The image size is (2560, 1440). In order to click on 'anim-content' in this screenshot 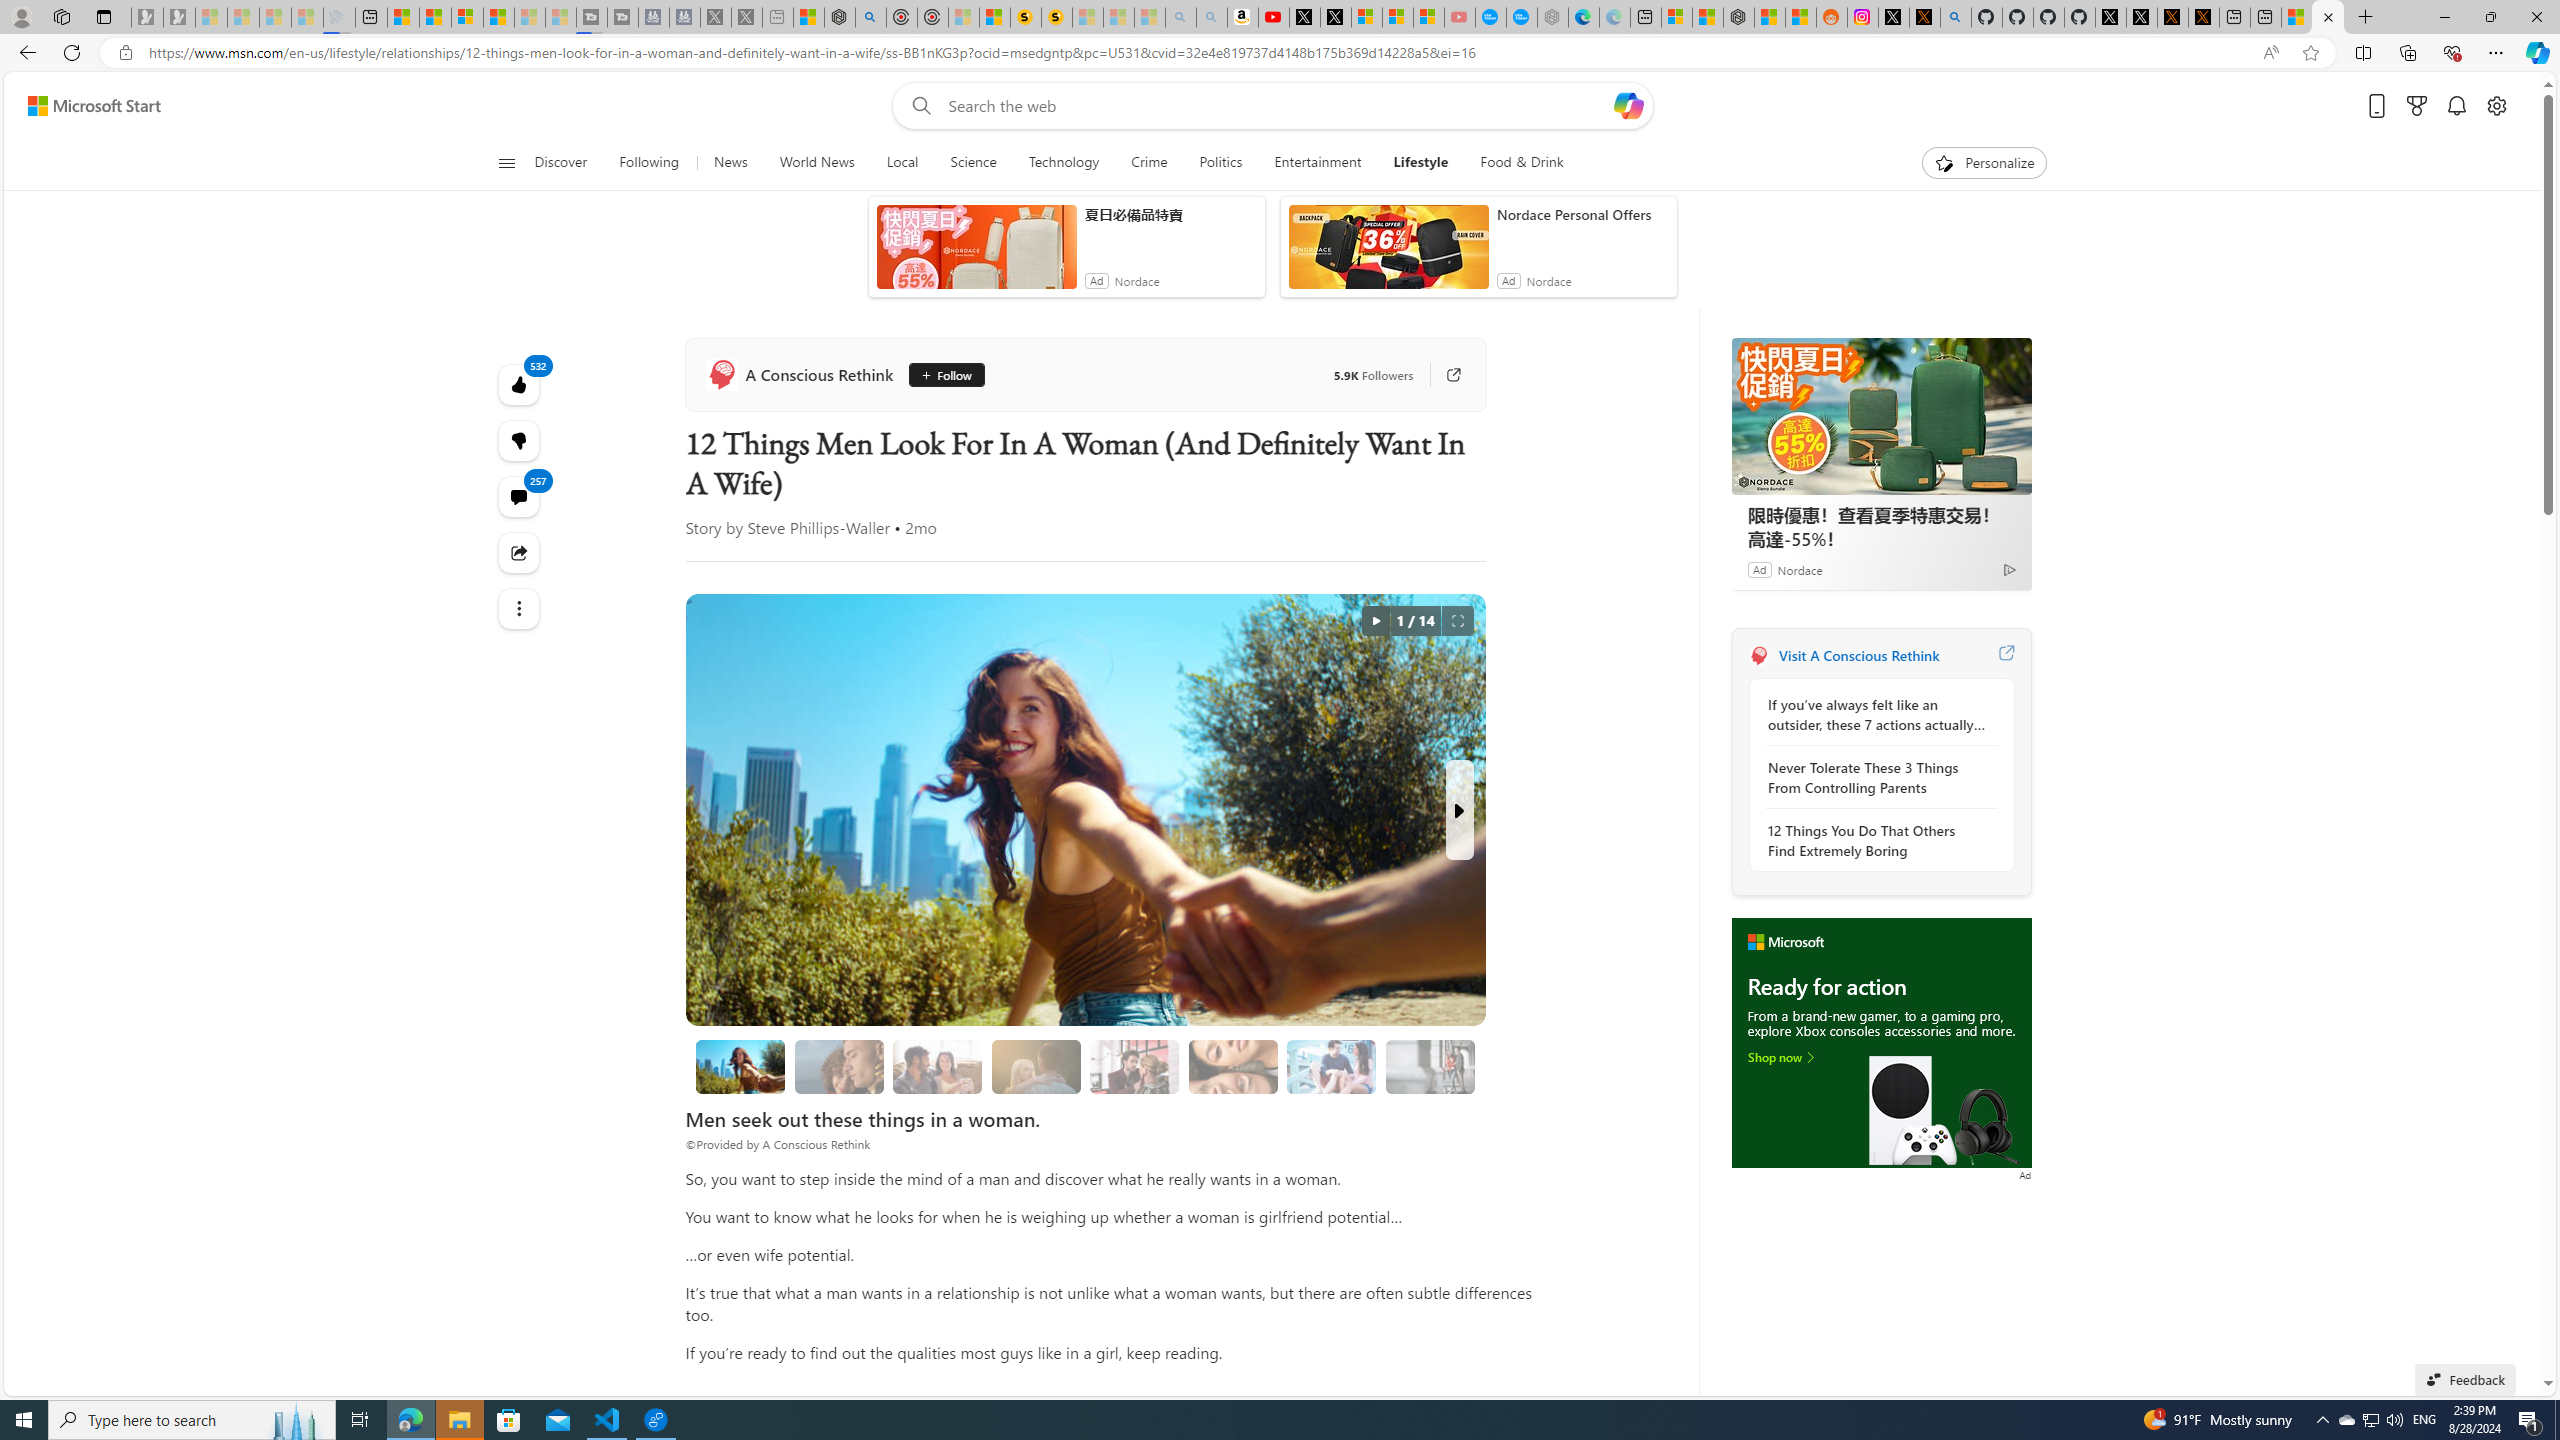, I will do `click(1387, 253)`.